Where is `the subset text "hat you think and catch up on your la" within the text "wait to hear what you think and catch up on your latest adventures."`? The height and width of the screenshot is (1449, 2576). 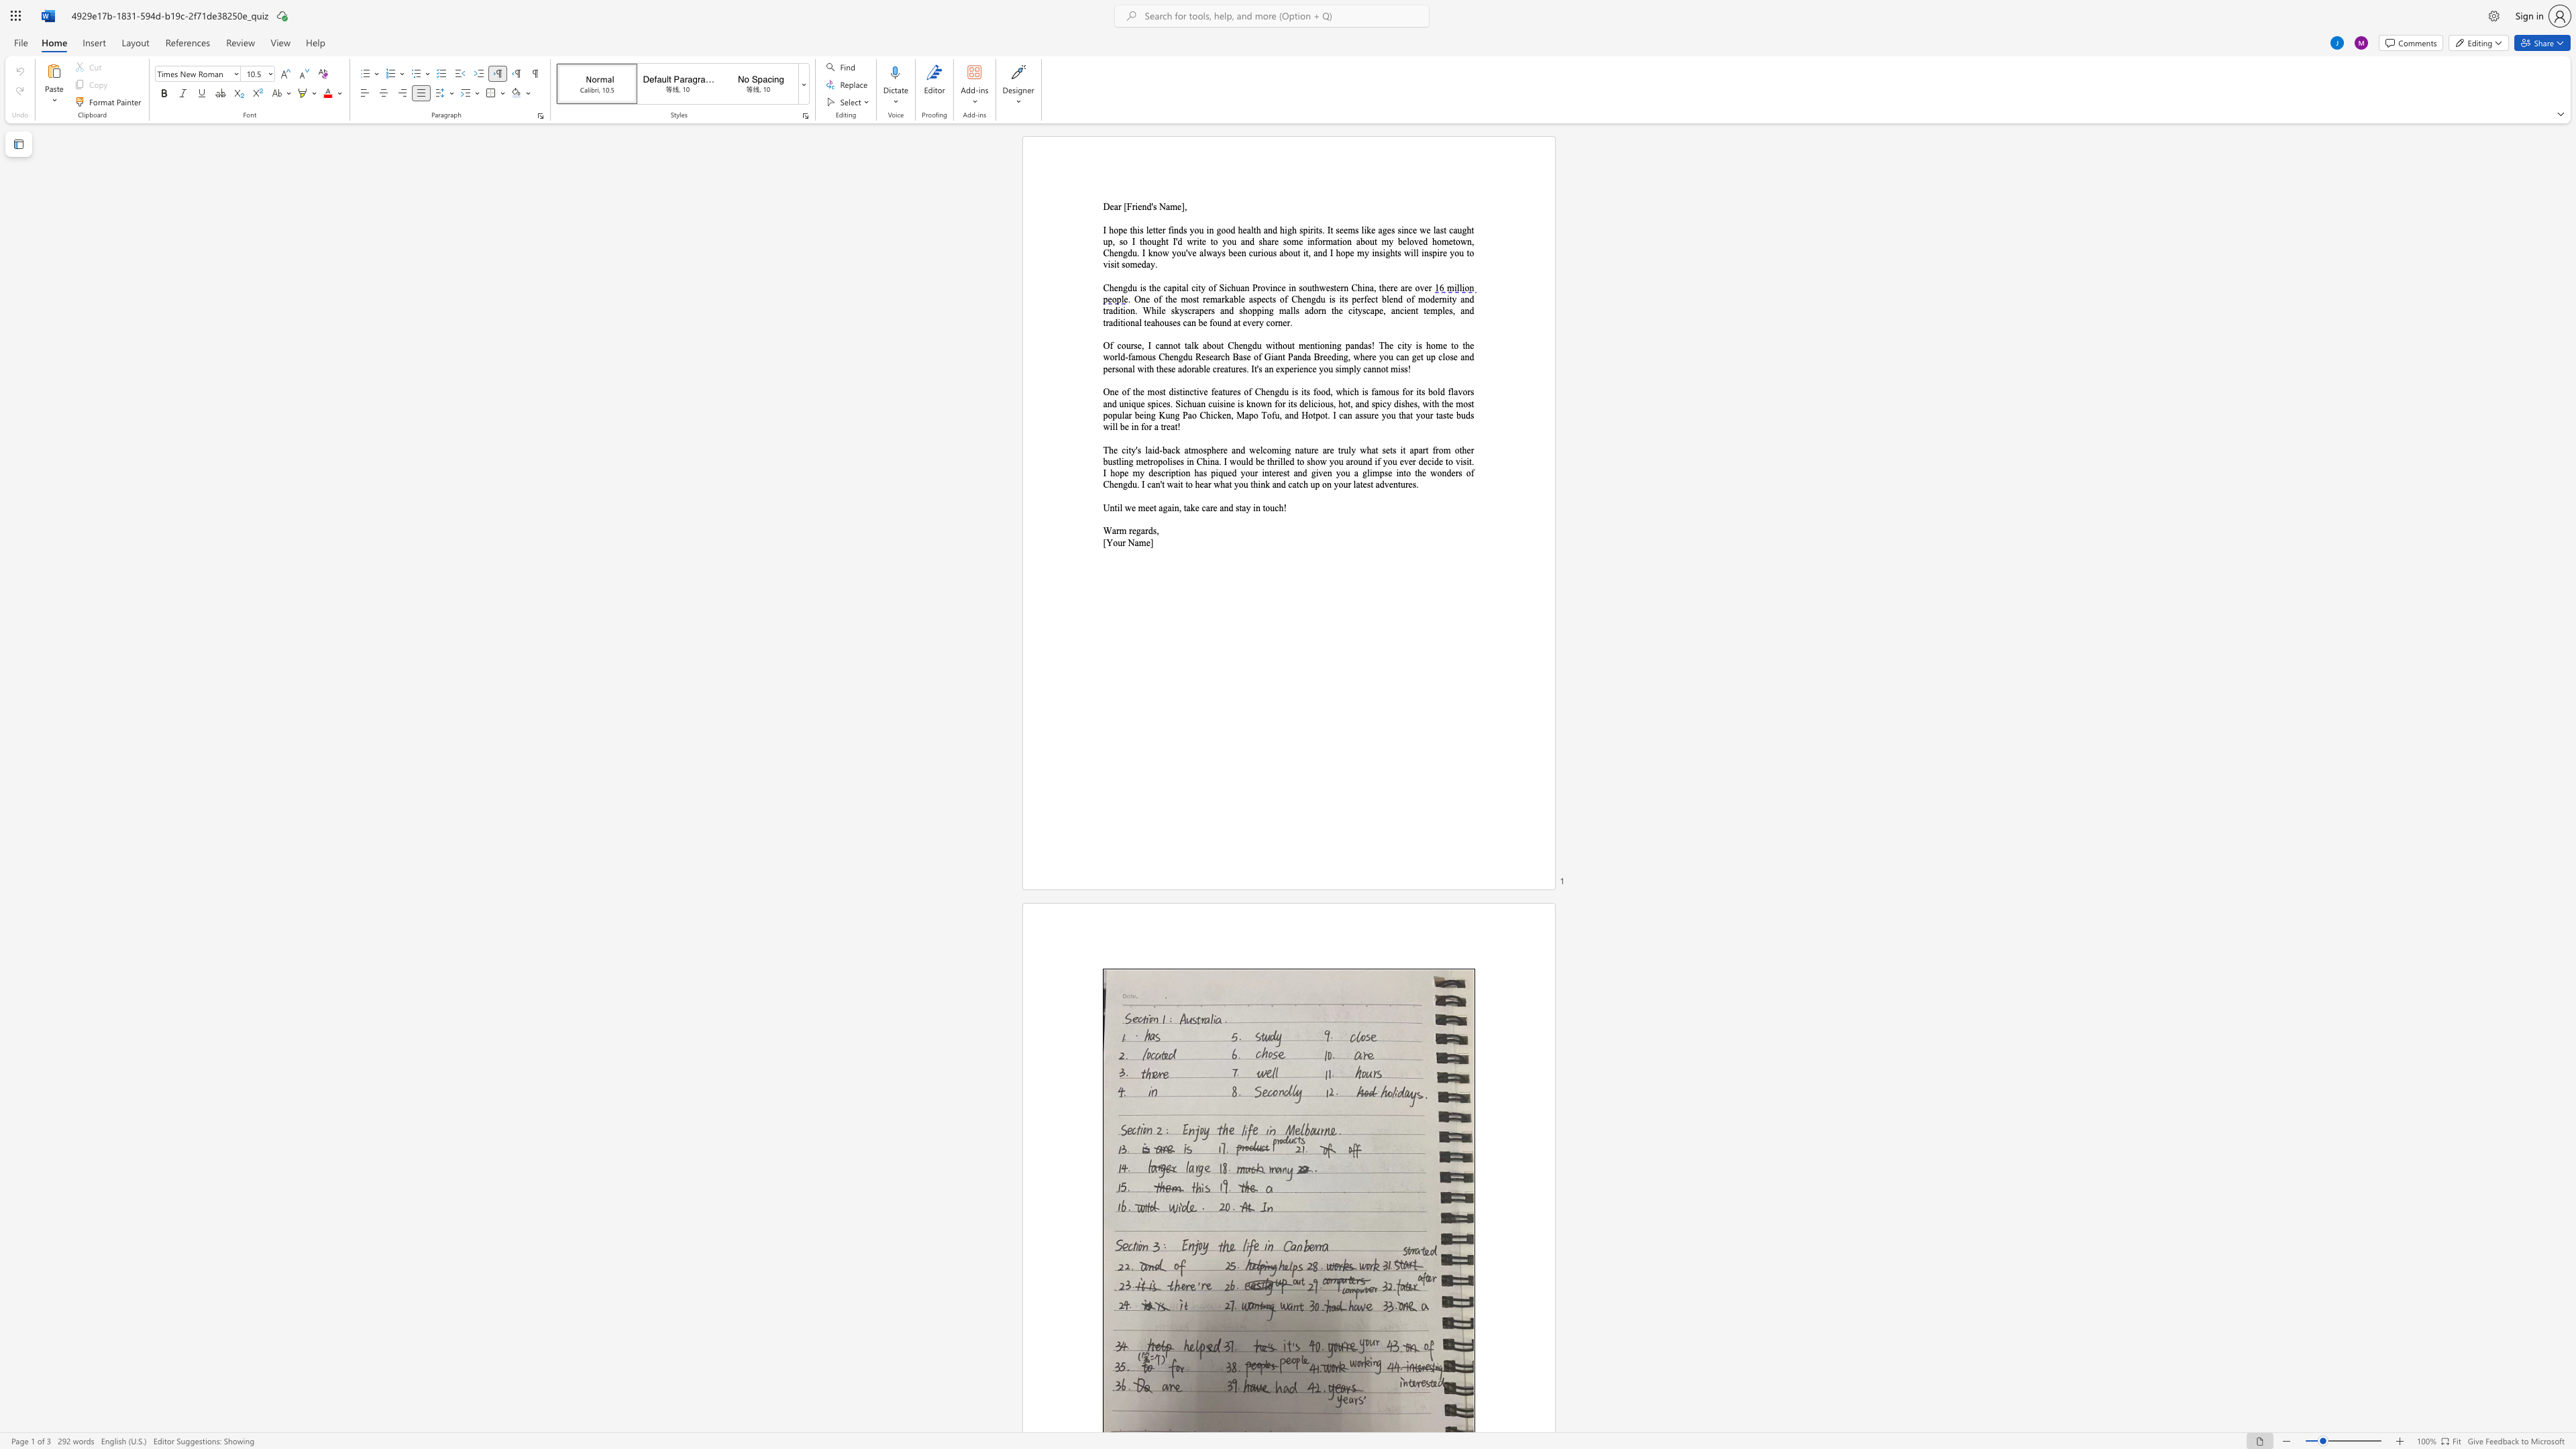 the subset text "hat you think and catch up on your la" within the text "wait to hear what you think and catch up on your latest adventures." is located at coordinates (1220, 484).